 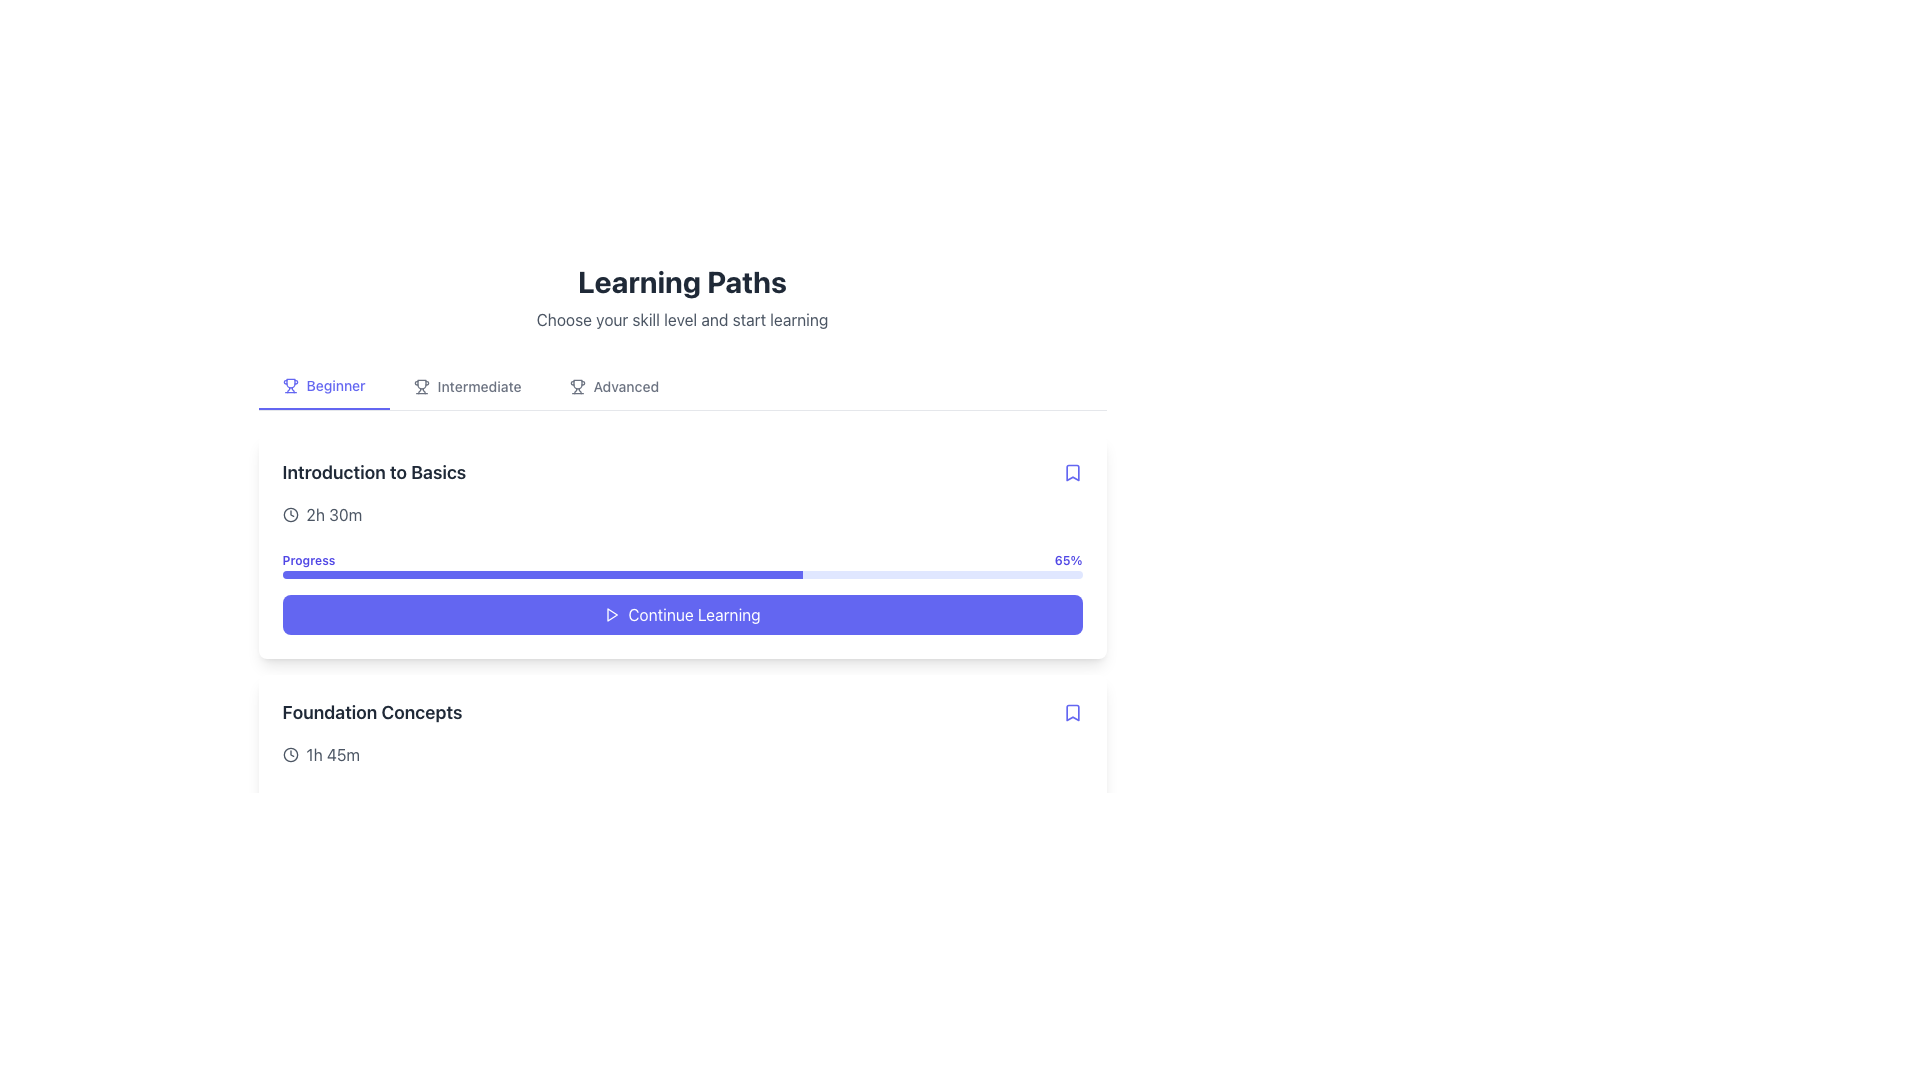 What do you see at coordinates (289, 514) in the screenshot?
I see `the SVG Circle that visually represents duration or time-related information, located centrally within the clock icon above the 'Foundation Concepts' section` at bounding box center [289, 514].